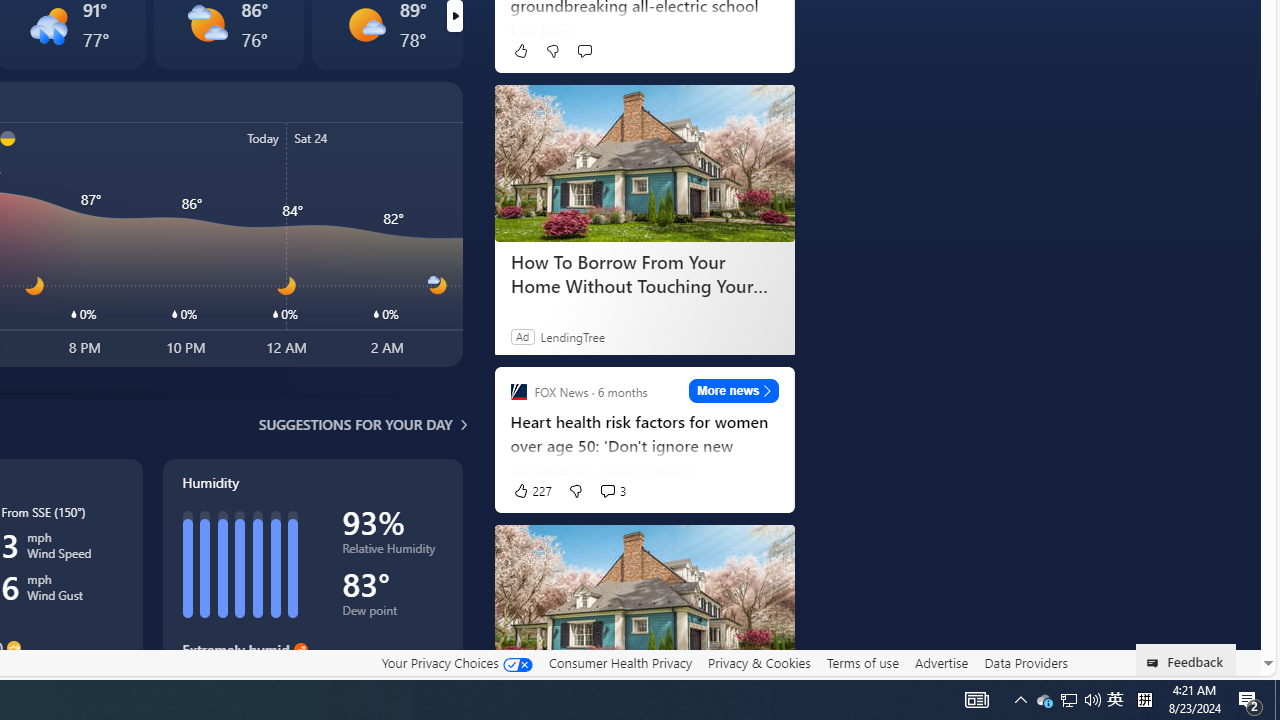  I want to click on 'LendingTree', so click(571, 335).